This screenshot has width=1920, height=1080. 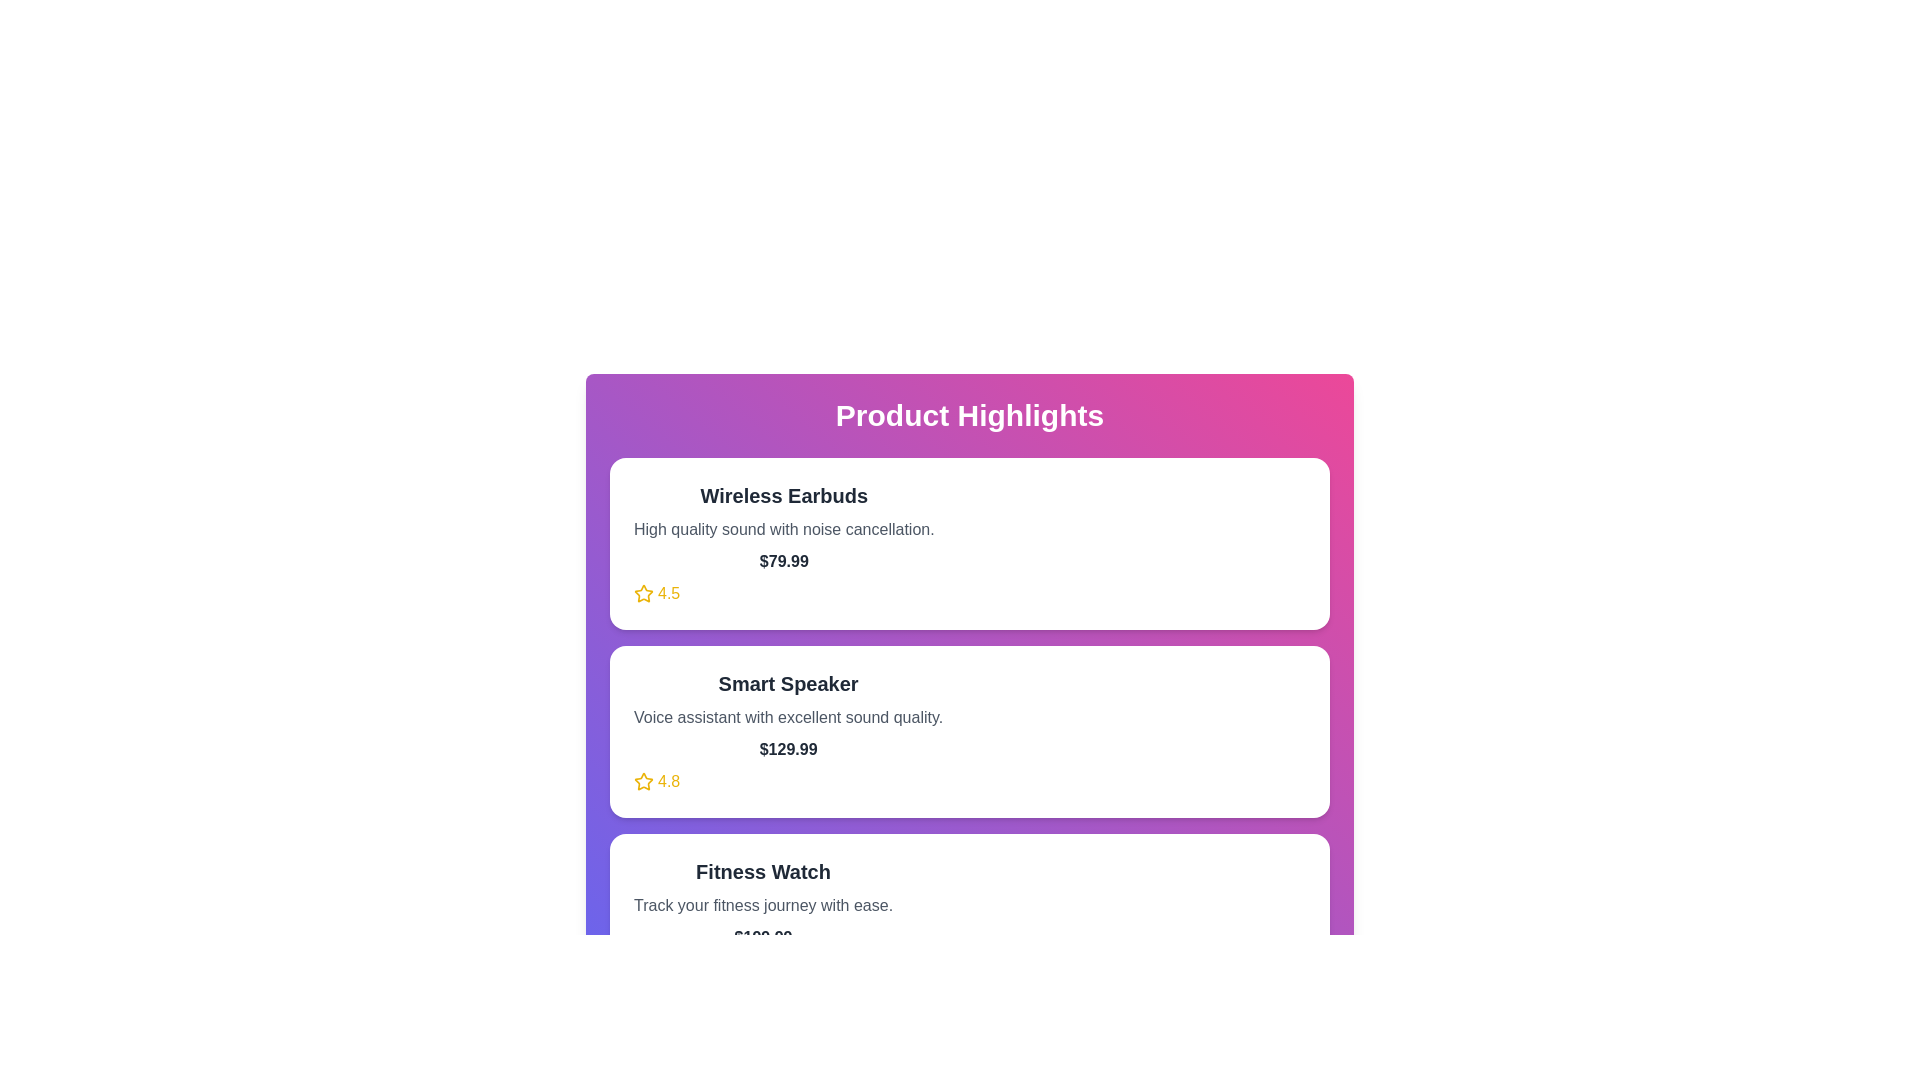 What do you see at coordinates (782, 528) in the screenshot?
I see `the product description for 'Wireless Earbuds'` at bounding box center [782, 528].